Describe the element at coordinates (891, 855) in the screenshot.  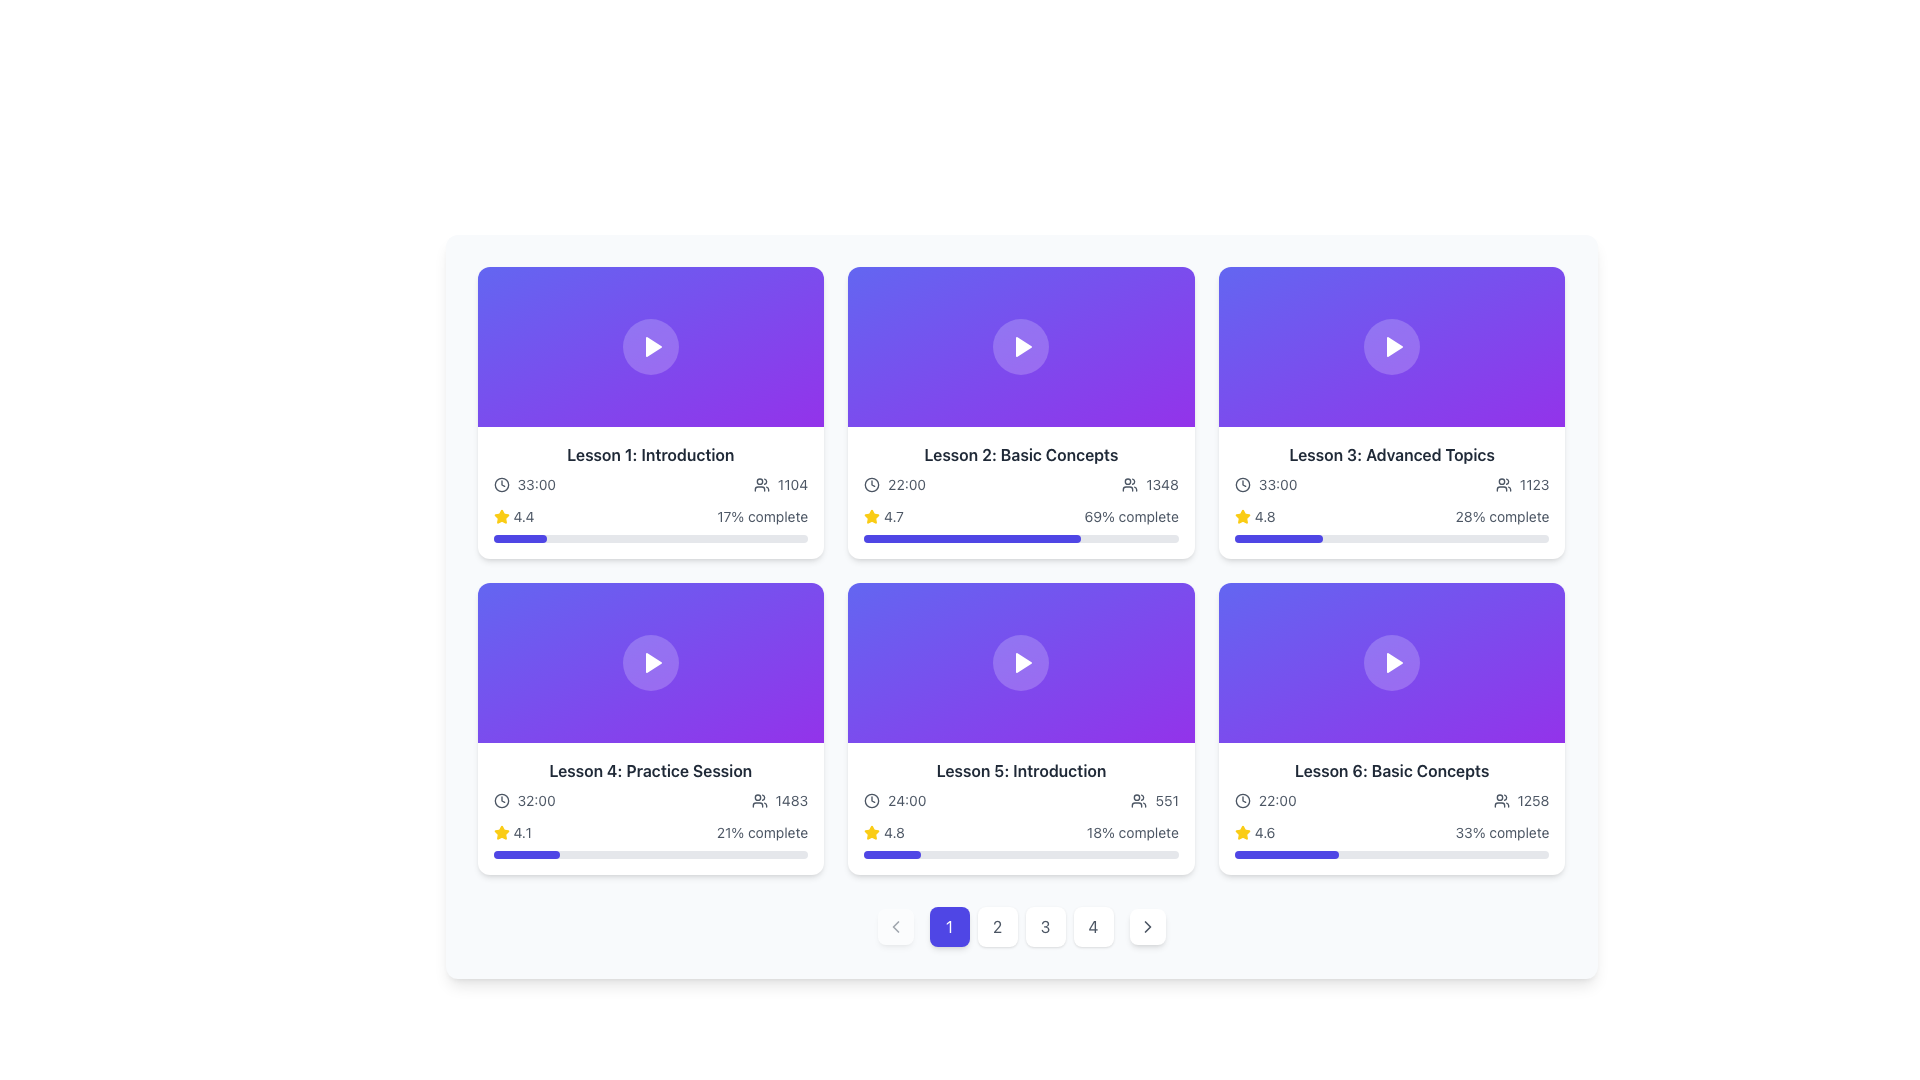
I see `the filled portion of the progress bar representing 18% completion for 'Lesson 5: Introduction' located in the second row, third column of the grid layout` at that location.